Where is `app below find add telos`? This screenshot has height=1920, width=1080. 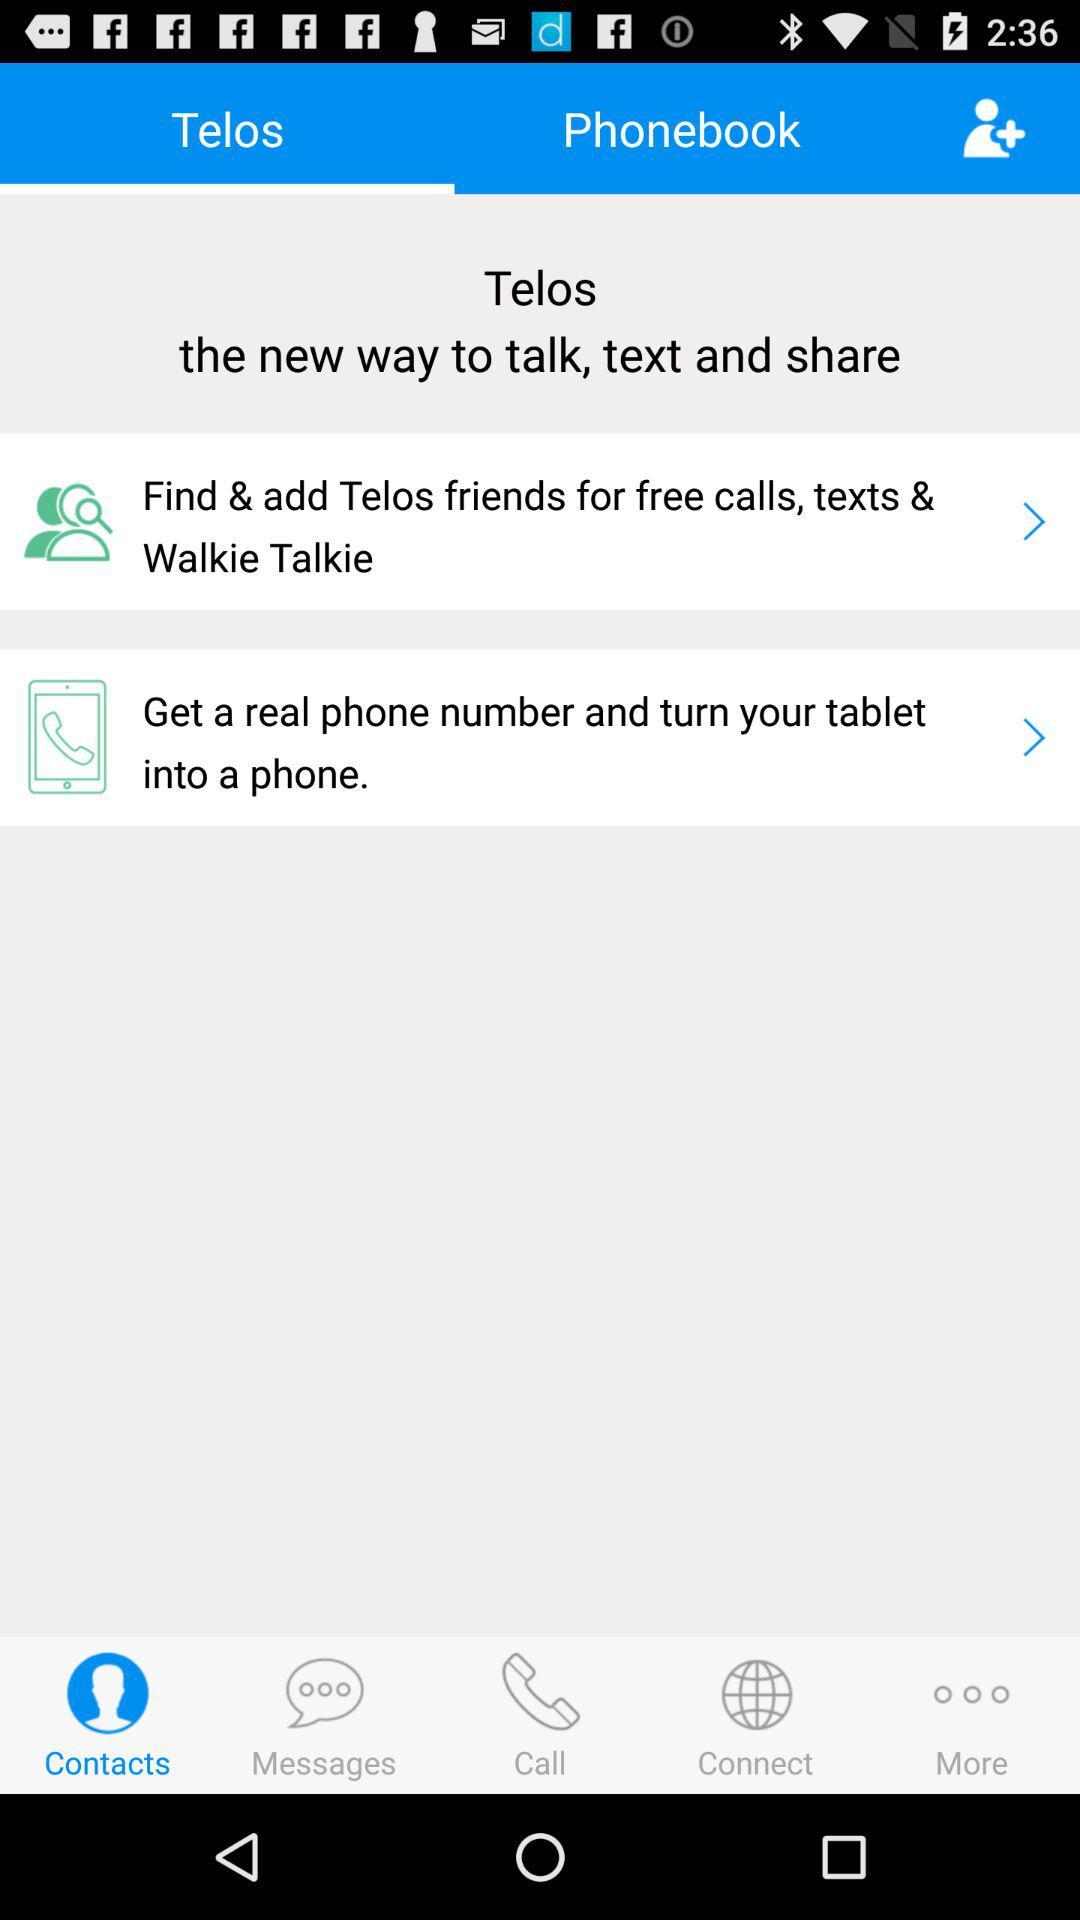
app below find add telos is located at coordinates (571, 736).